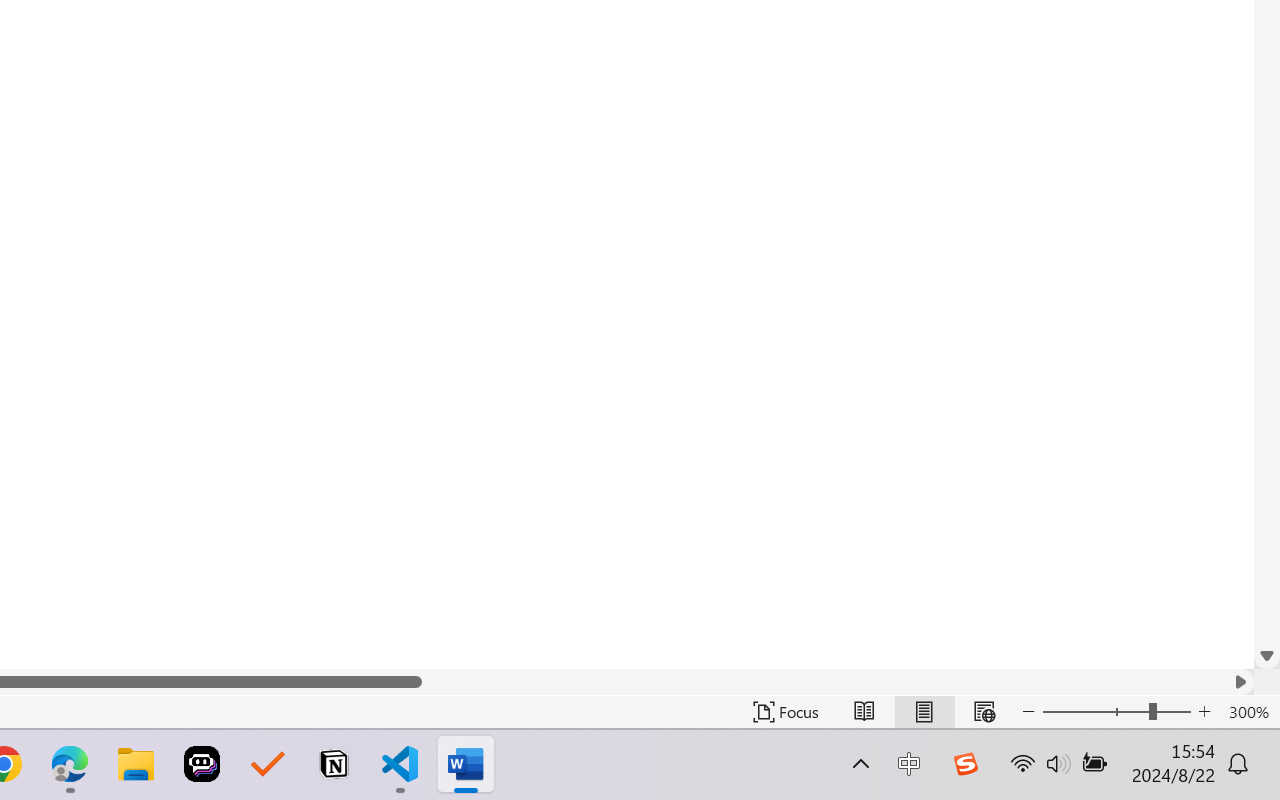 The width and height of the screenshot is (1280, 800). I want to click on 'Focus ', so click(785, 711).